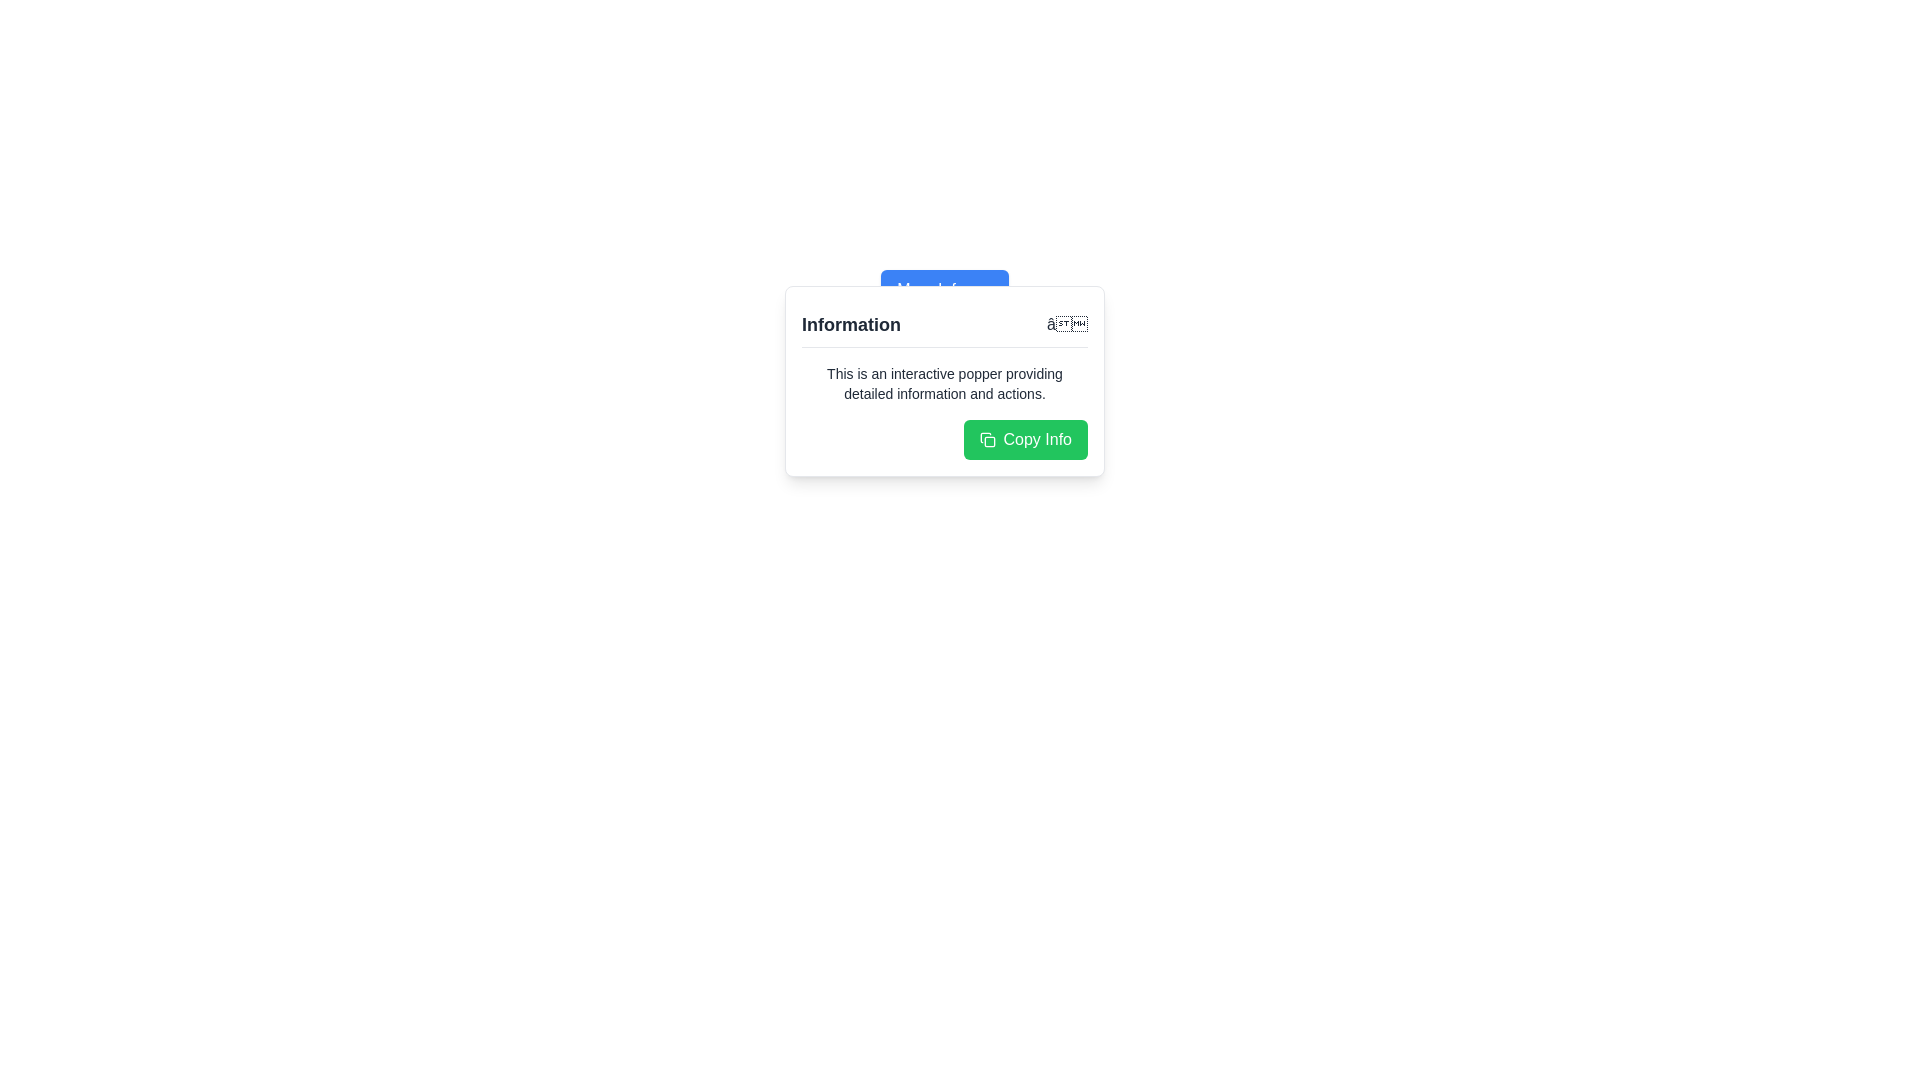  Describe the element at coordinates (944, 289) in the screenshot. I see `the information button located at the upper section of the card to observe its hover effect` at that location.